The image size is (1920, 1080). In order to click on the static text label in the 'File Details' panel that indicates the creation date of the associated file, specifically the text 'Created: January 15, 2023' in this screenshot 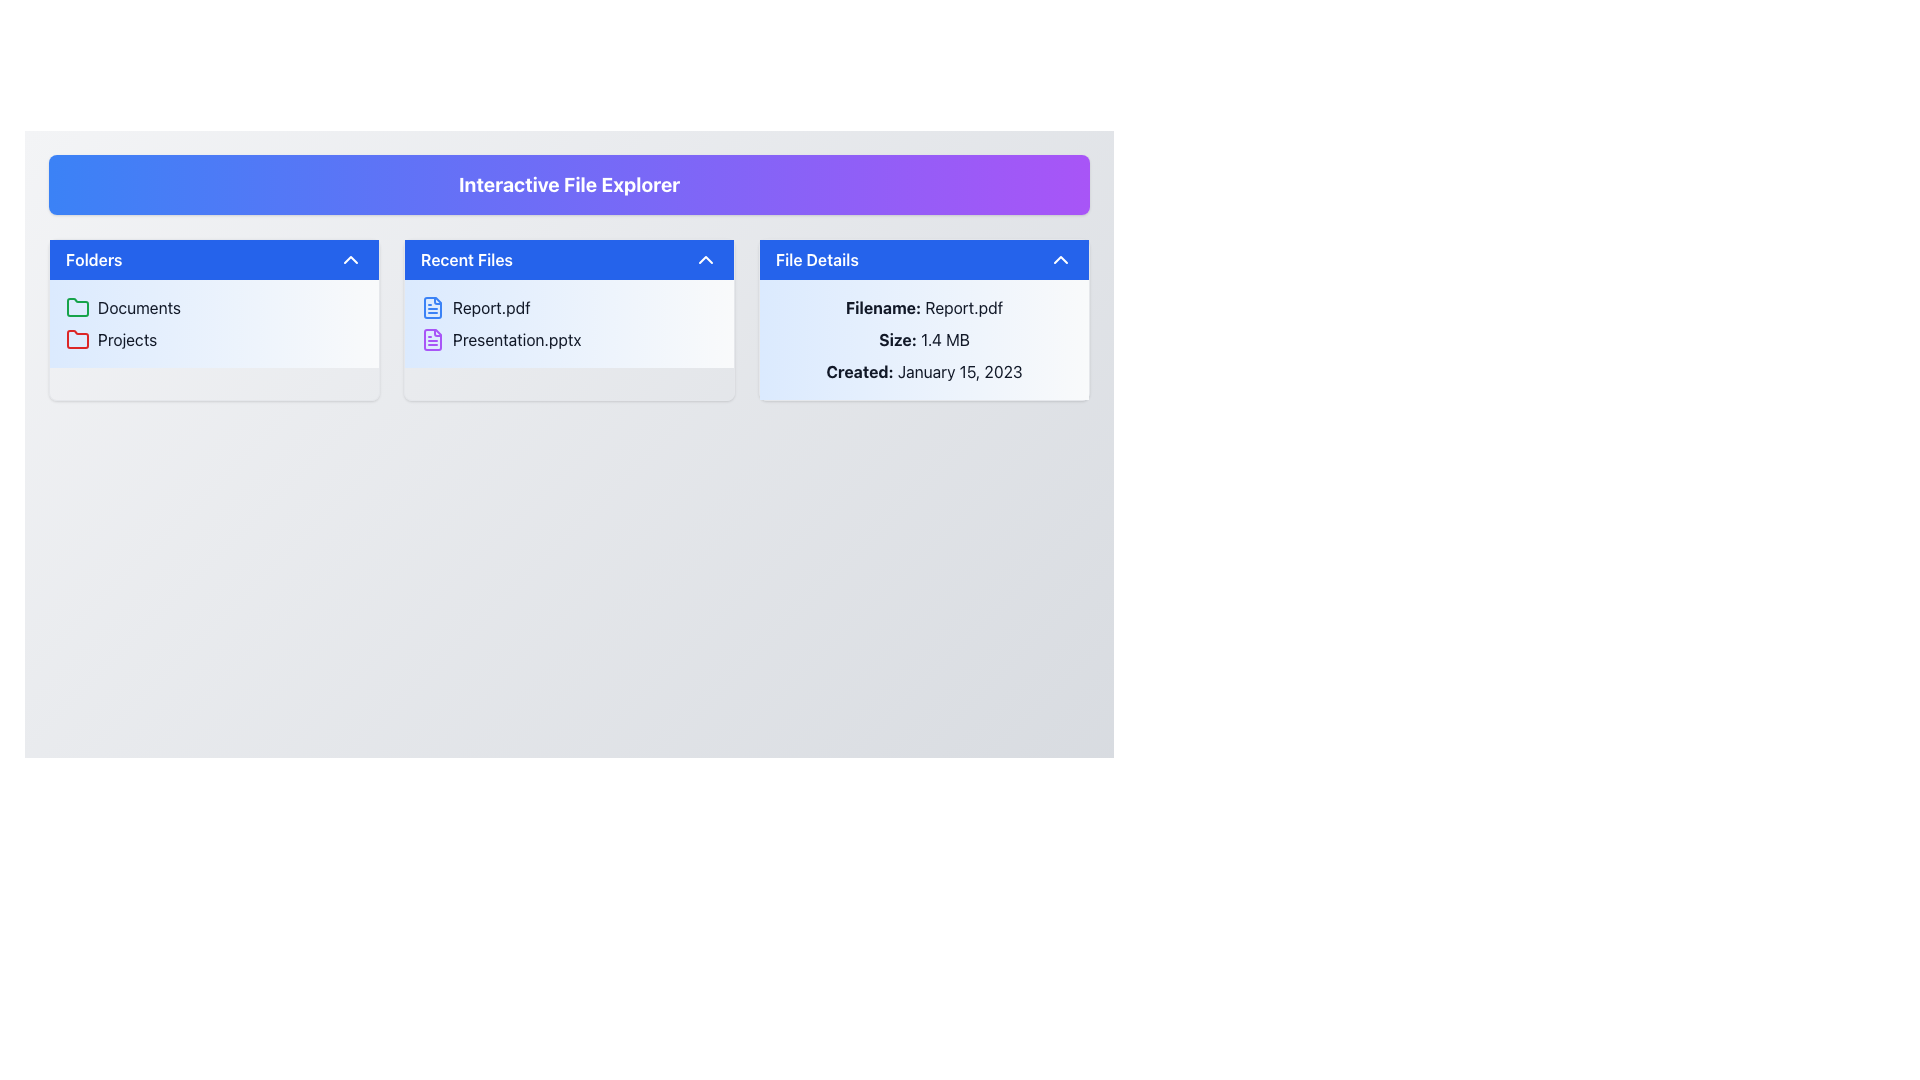, I will do `click(859, 371)`.